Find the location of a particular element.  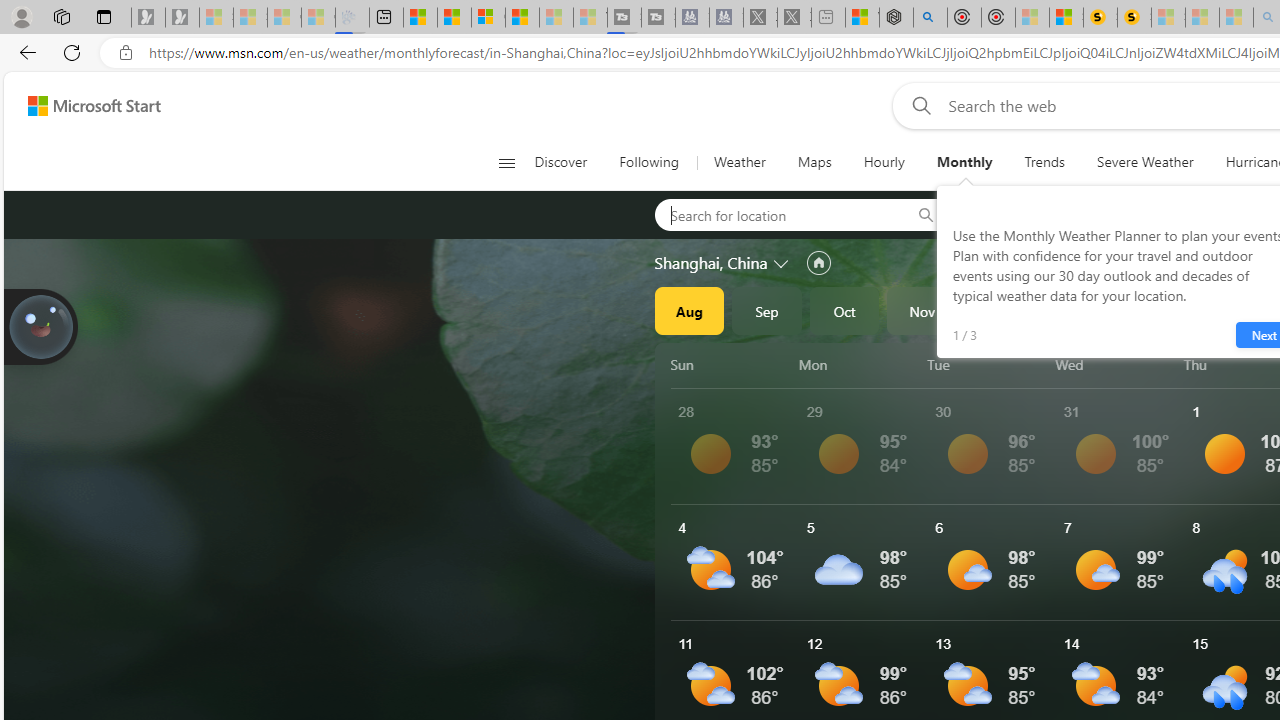

'Hourly' is located at coordinates (882, 162).